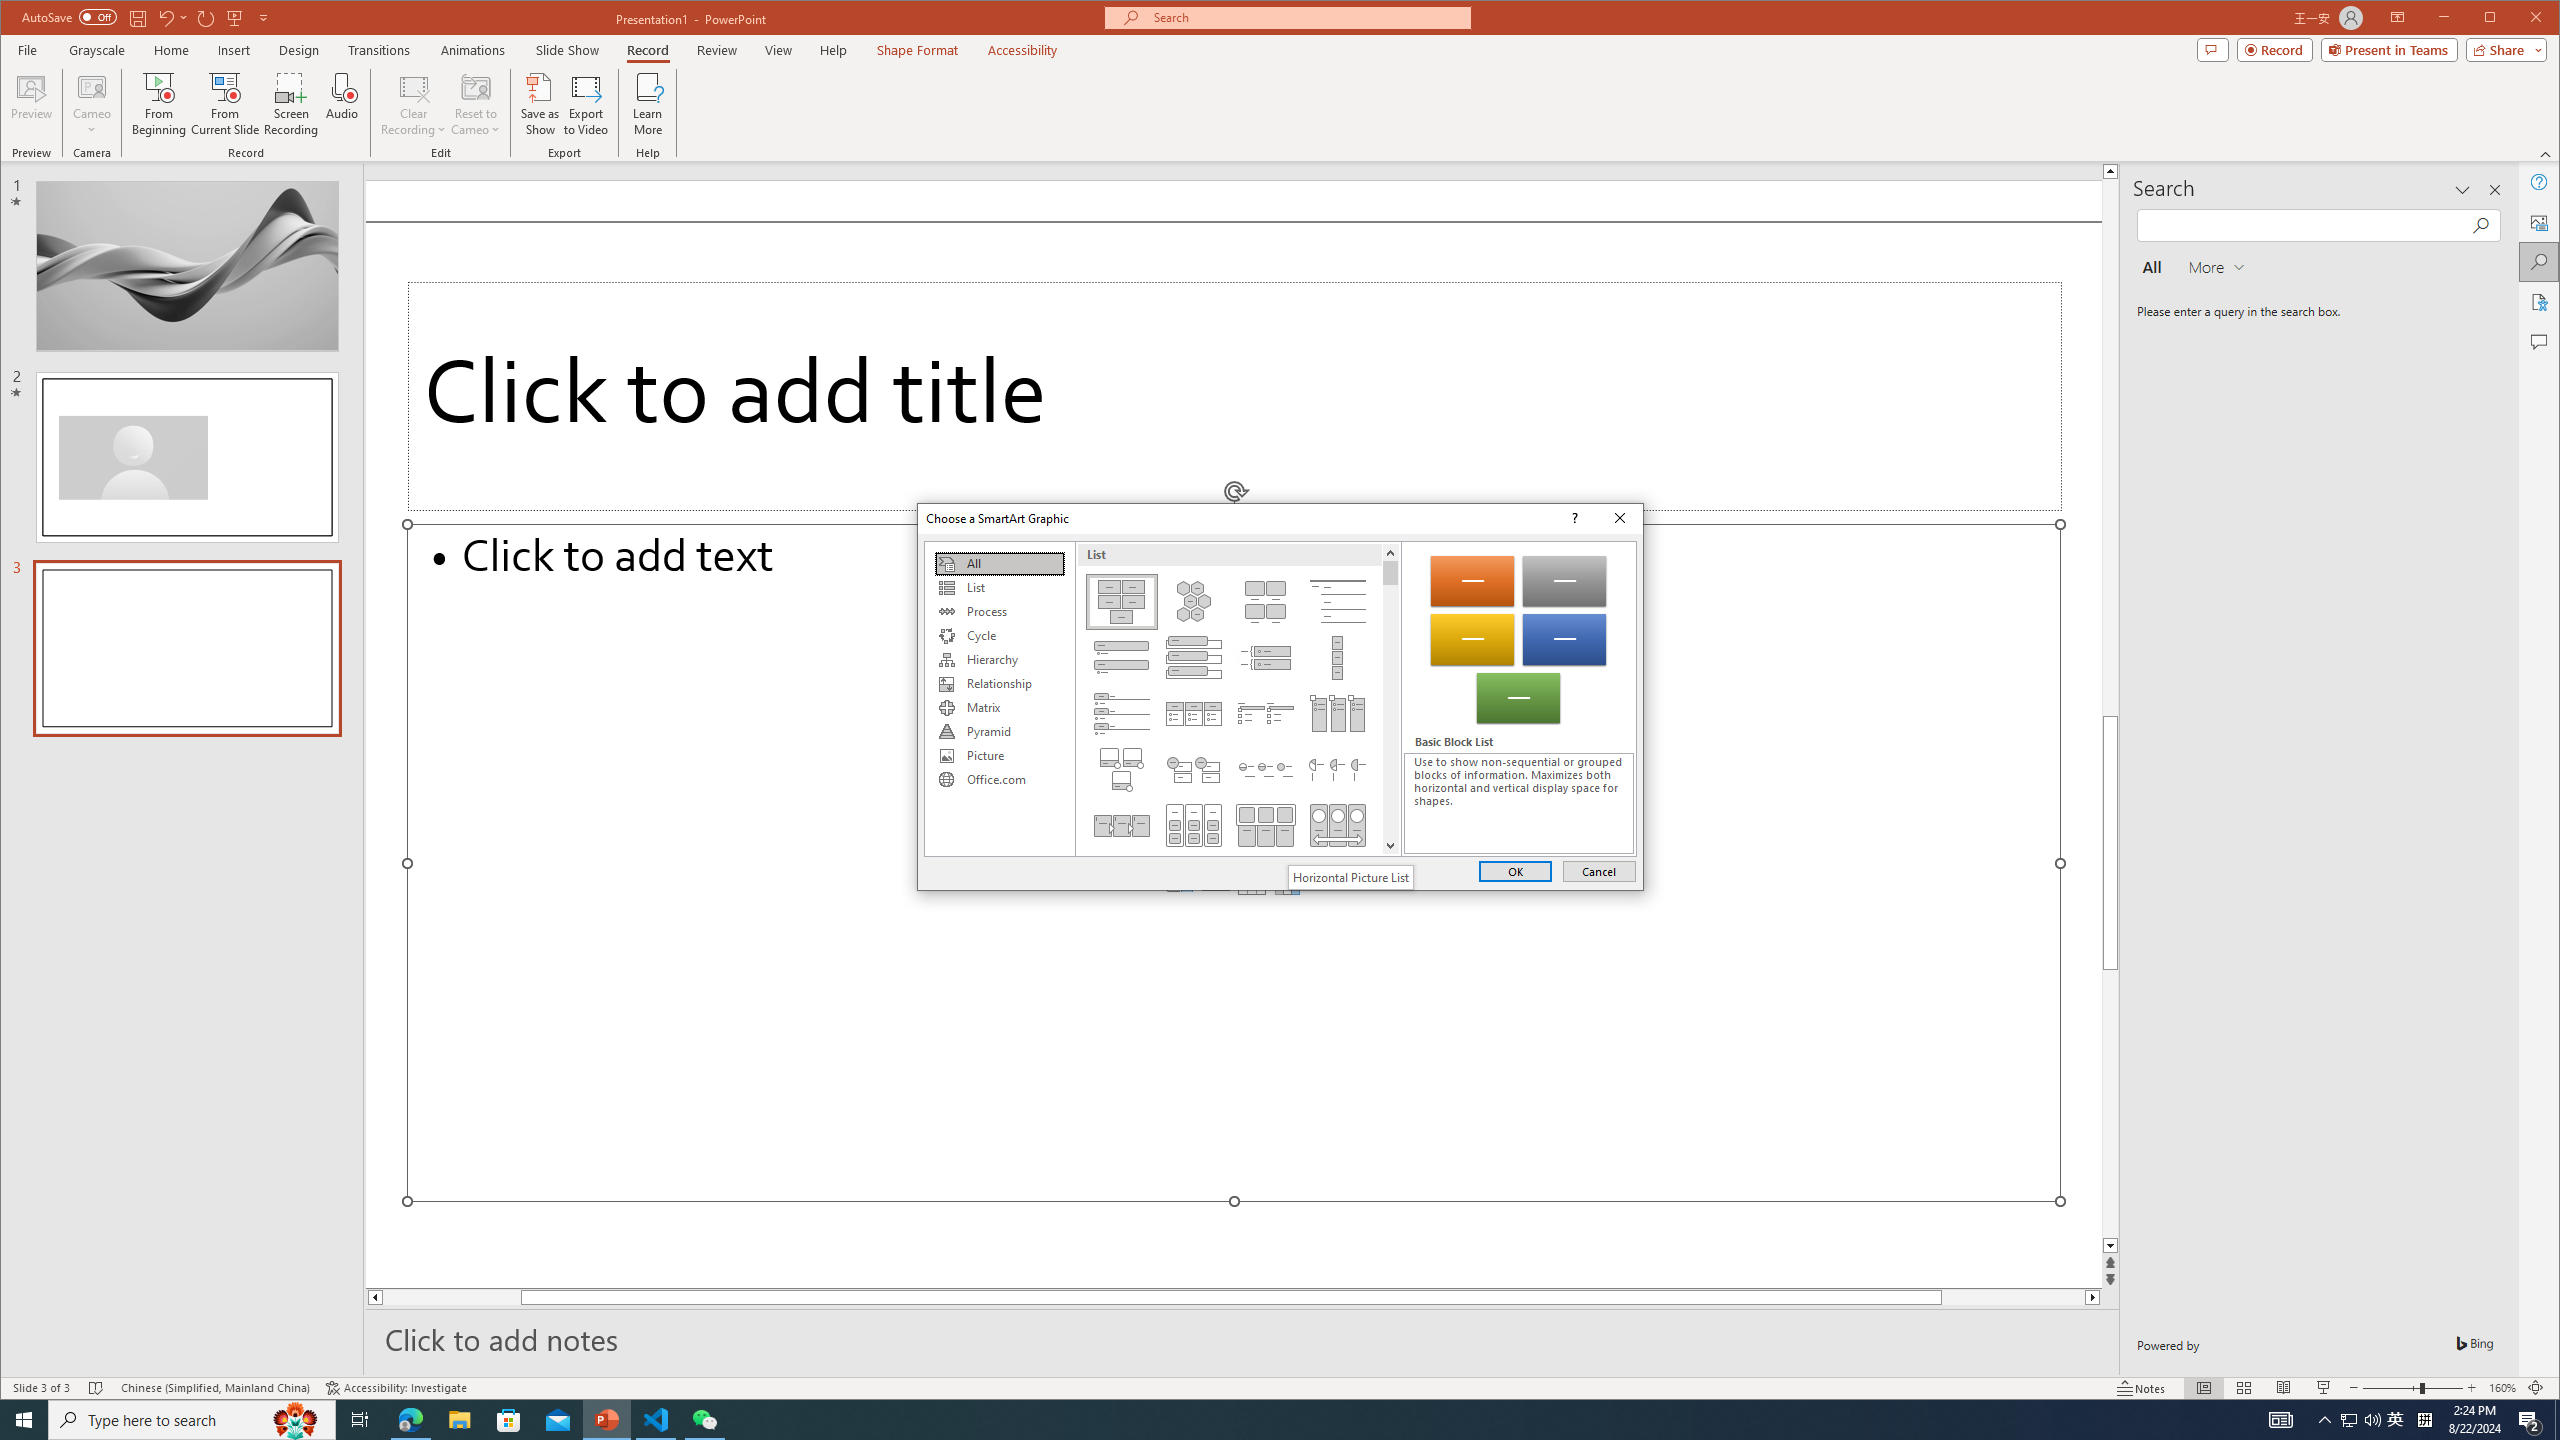 The height and width of the screenshot is (1440, 2560). I want to click on 'All', so click(998, 562).